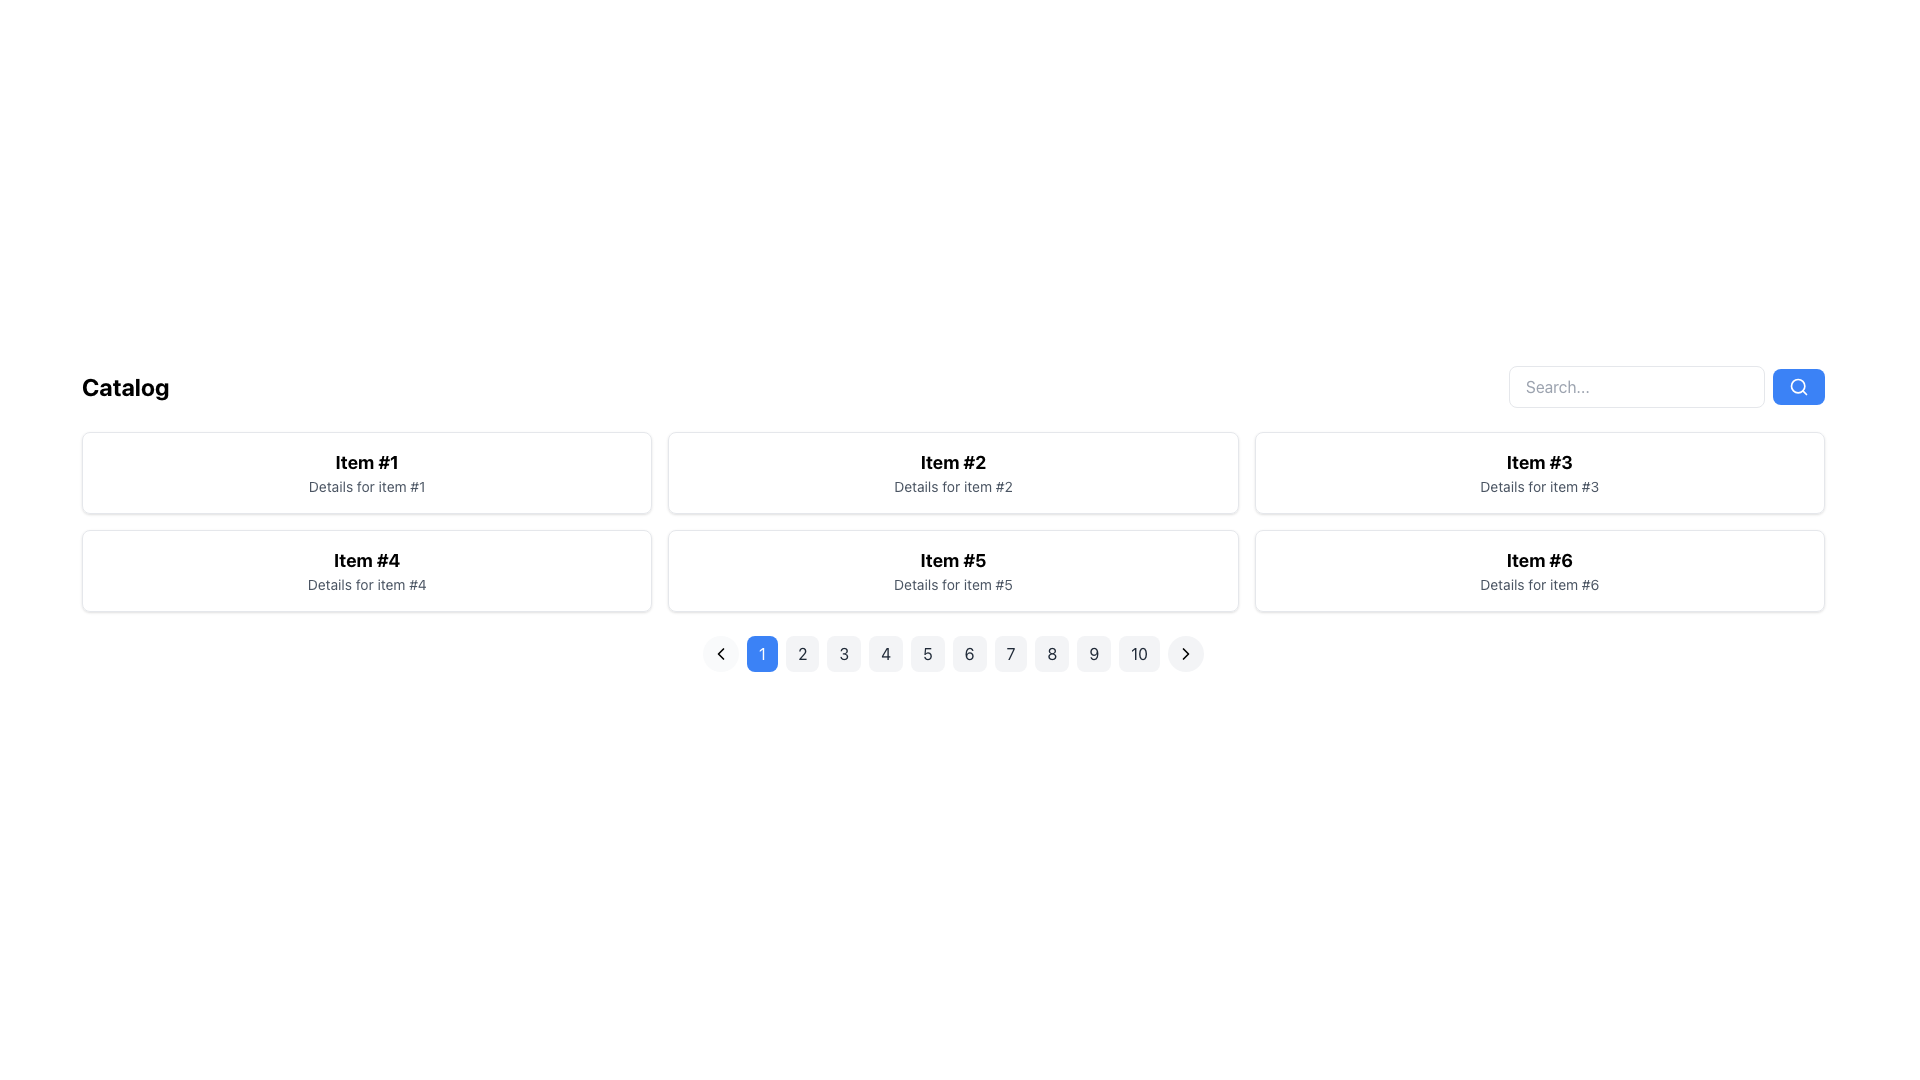 The height and width of the screenshot is (1080, 1920). Describe the element at coordinates (952, 560) in the screenshot. I see `the static text element that serves as the title for the card labeled 'Item #5Details for item #5', positioned at the center of the card above the descriptive text` at that location.